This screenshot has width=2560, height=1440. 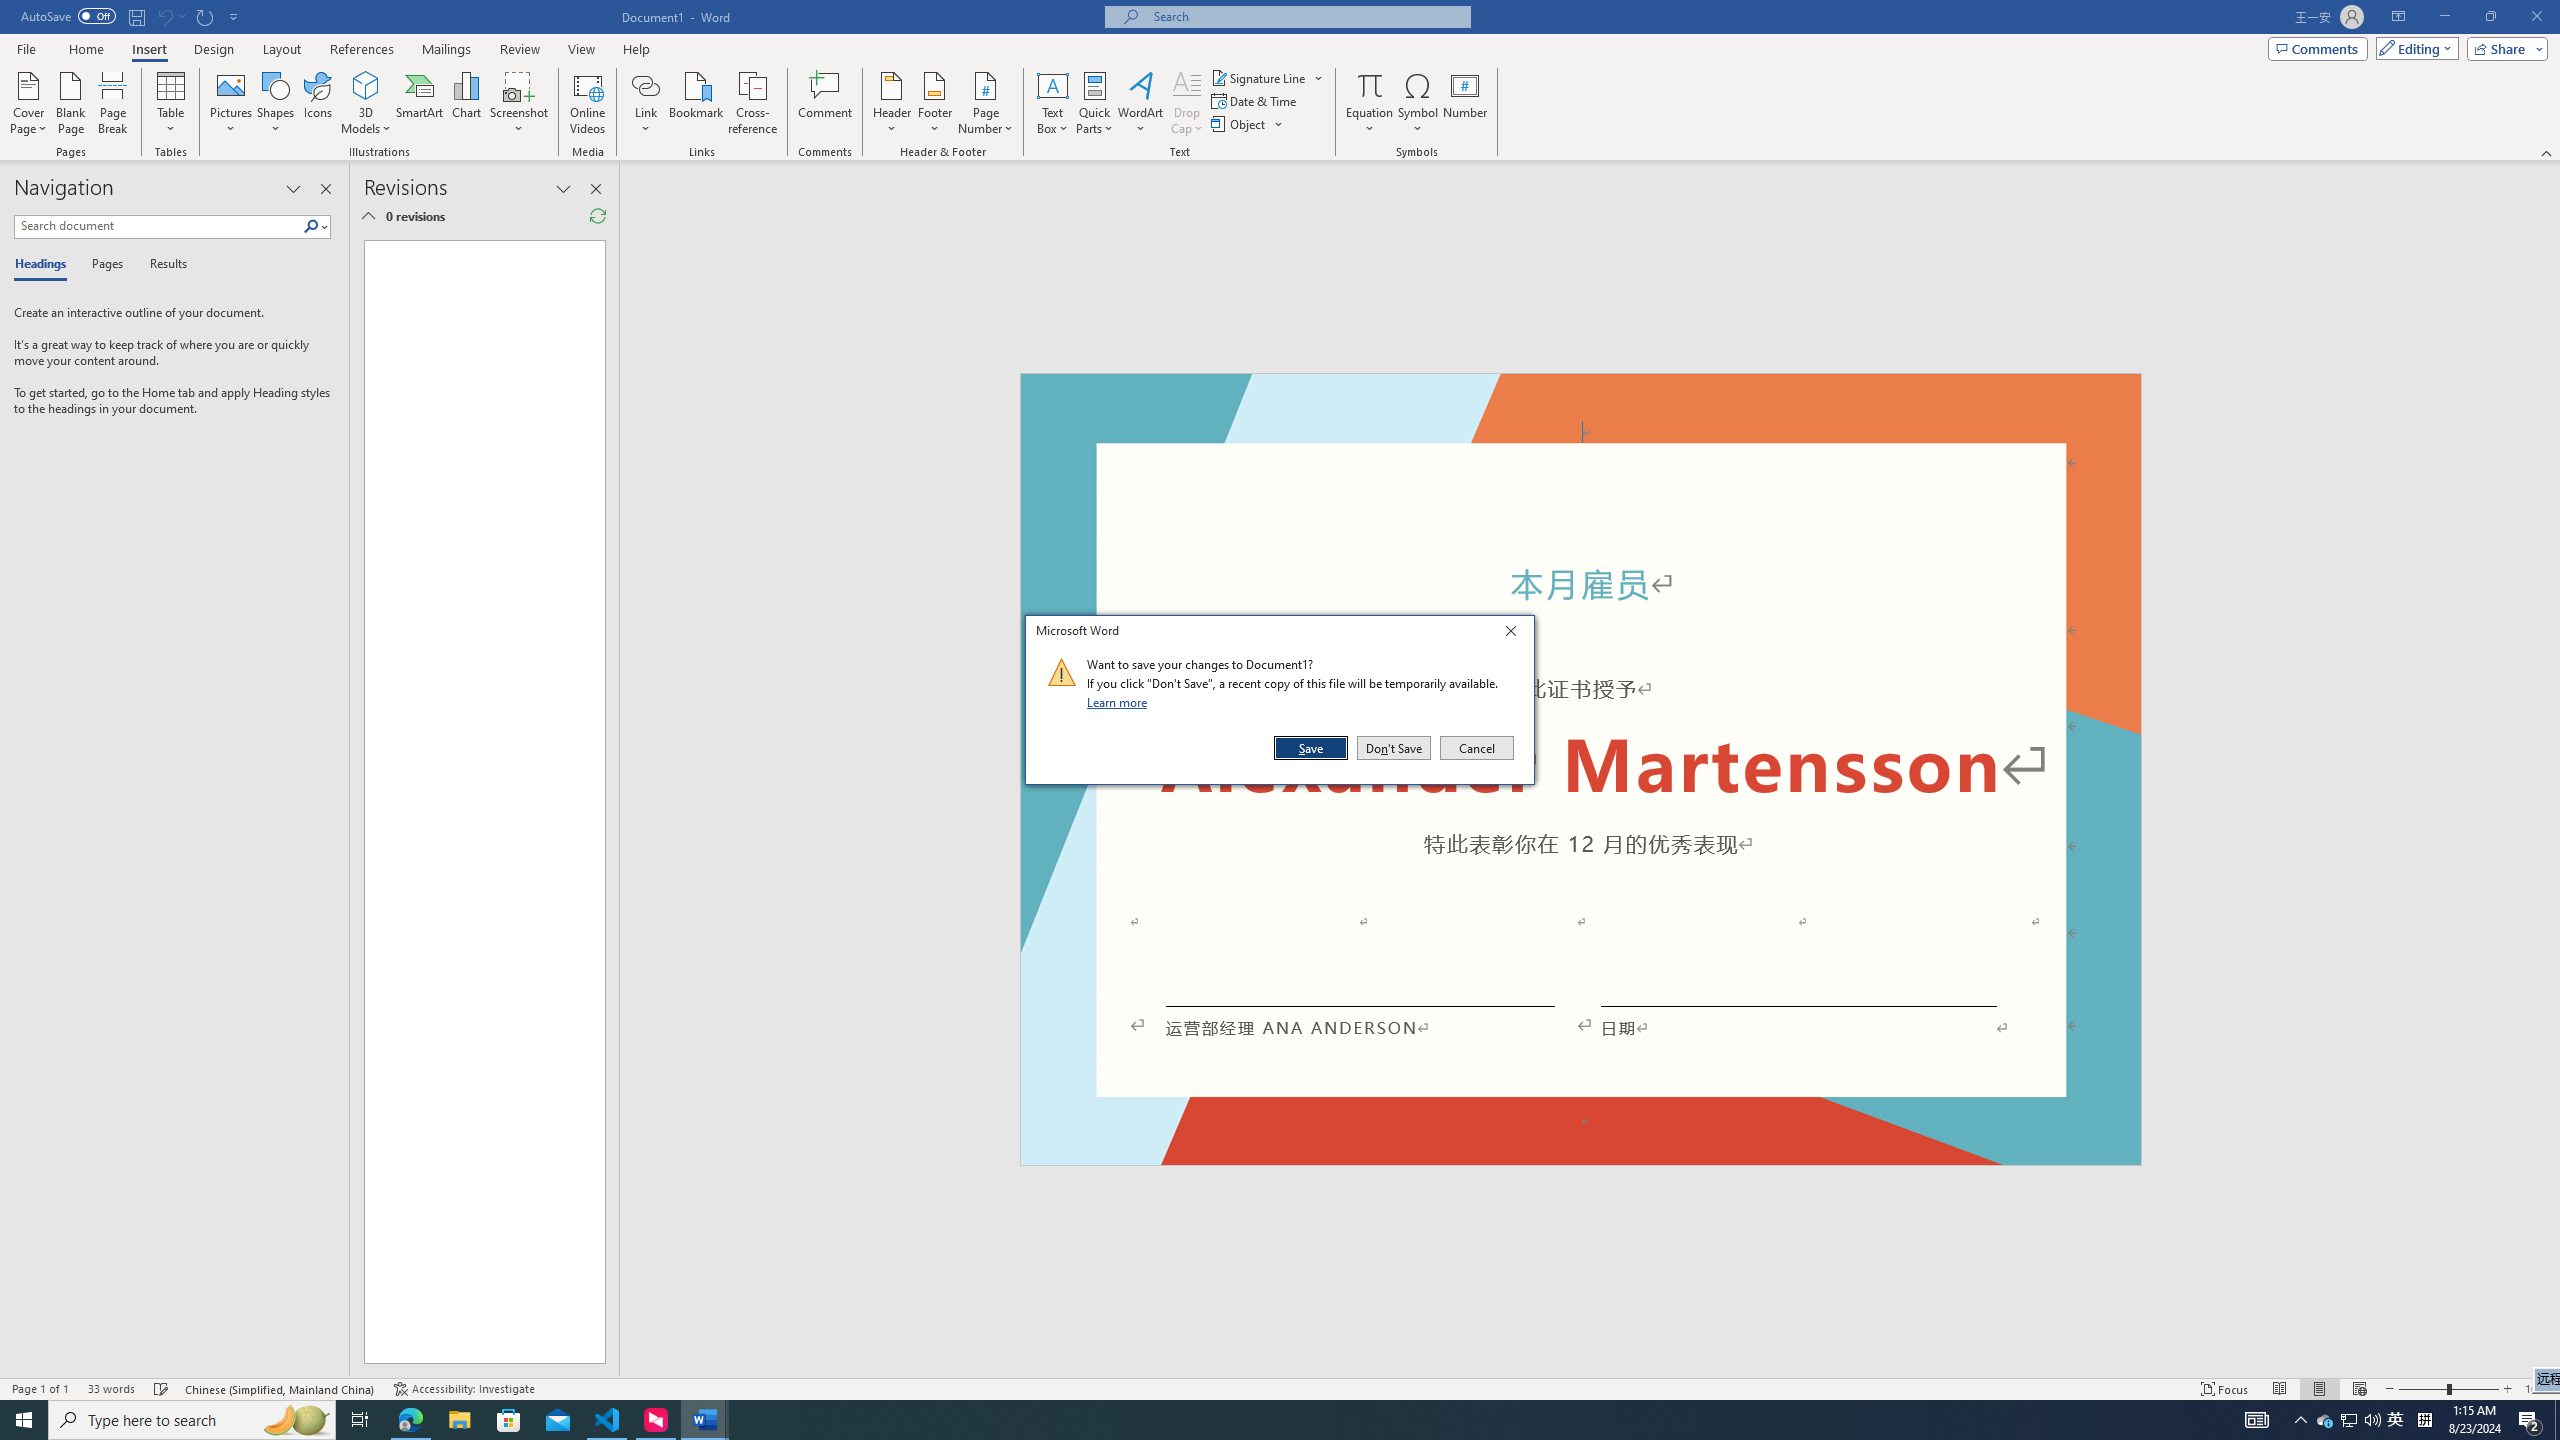 What do you see at coordinates (25, 47) in the screenshot?
I see `'File Tab'` at bounding box center [25, 47].